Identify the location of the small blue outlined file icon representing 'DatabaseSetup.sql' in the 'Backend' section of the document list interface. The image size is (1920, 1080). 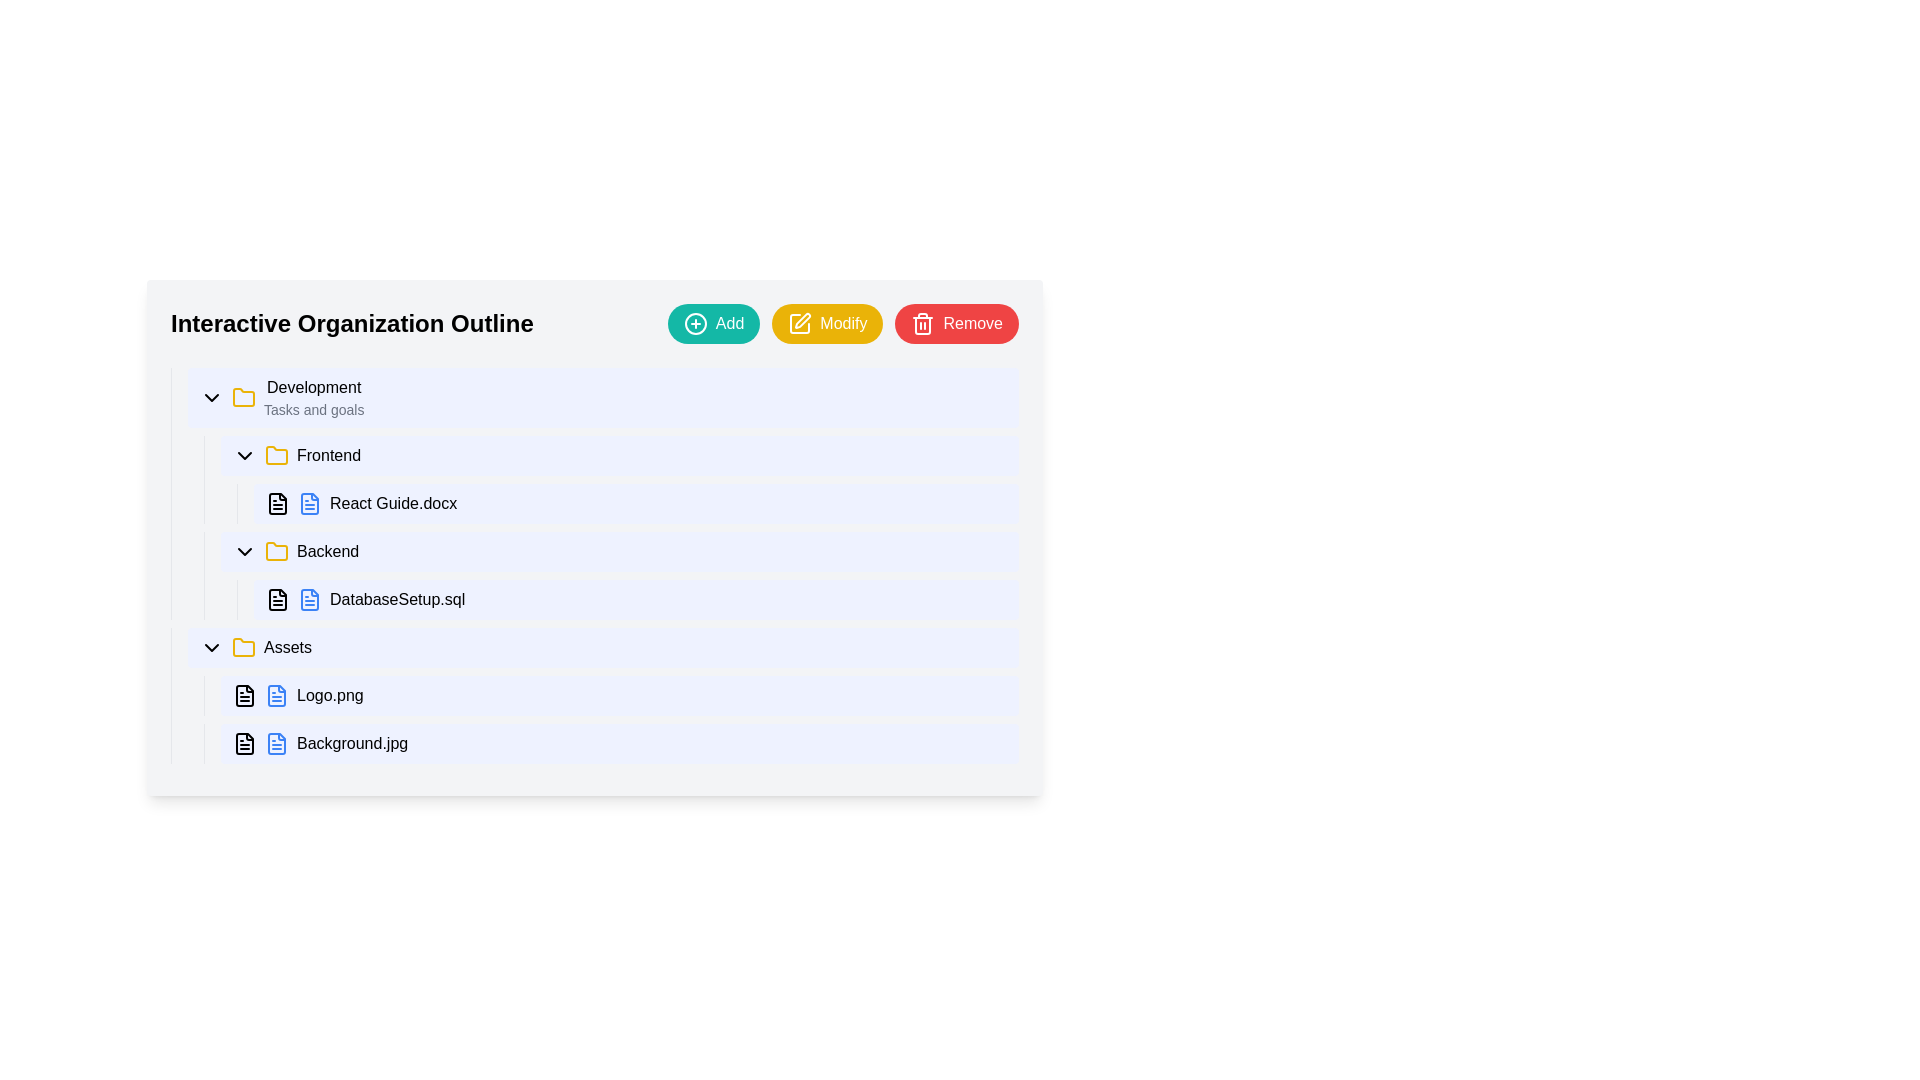
(309, 599).